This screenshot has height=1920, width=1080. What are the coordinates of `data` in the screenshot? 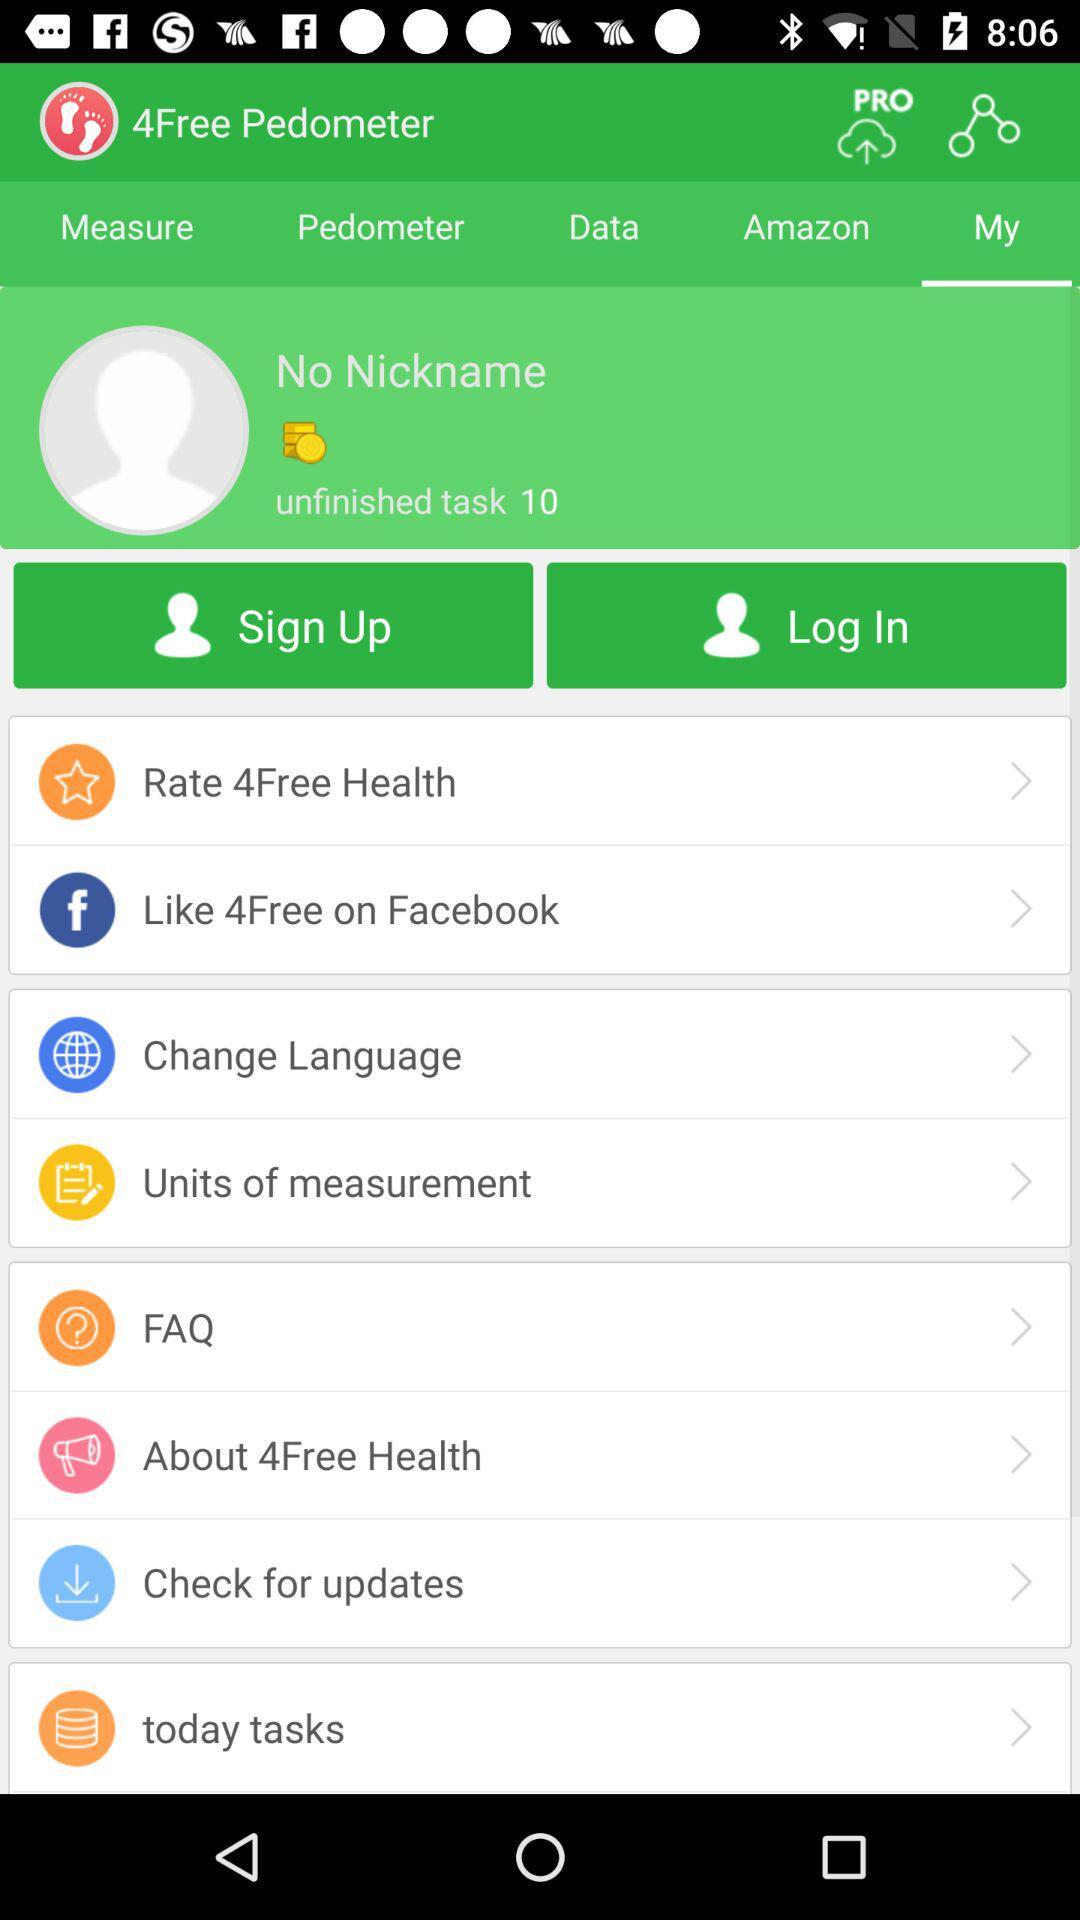 It's located at (603, 243).